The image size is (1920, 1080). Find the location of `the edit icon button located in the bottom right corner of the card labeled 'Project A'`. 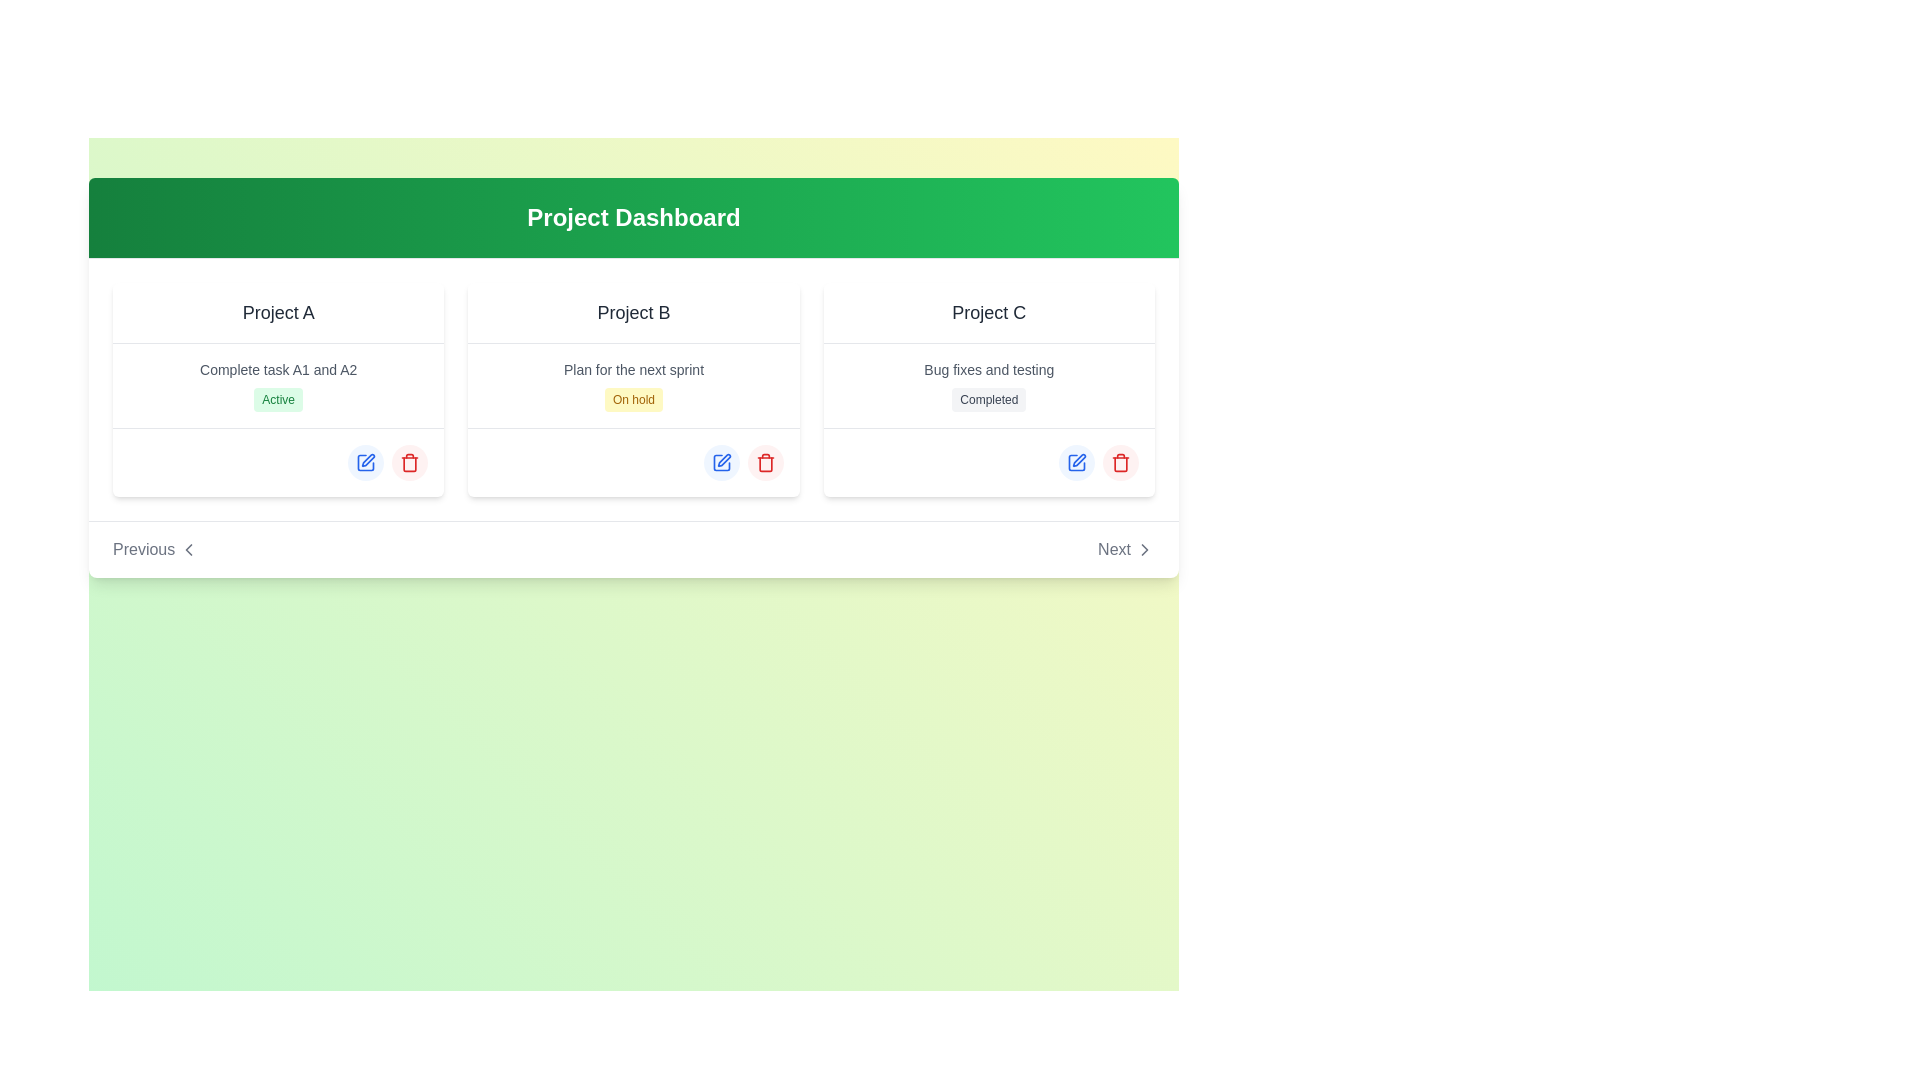

the edit icon button located in the bottom right corner of the card labeled 'Project A' is located at coordinates (366, 462).